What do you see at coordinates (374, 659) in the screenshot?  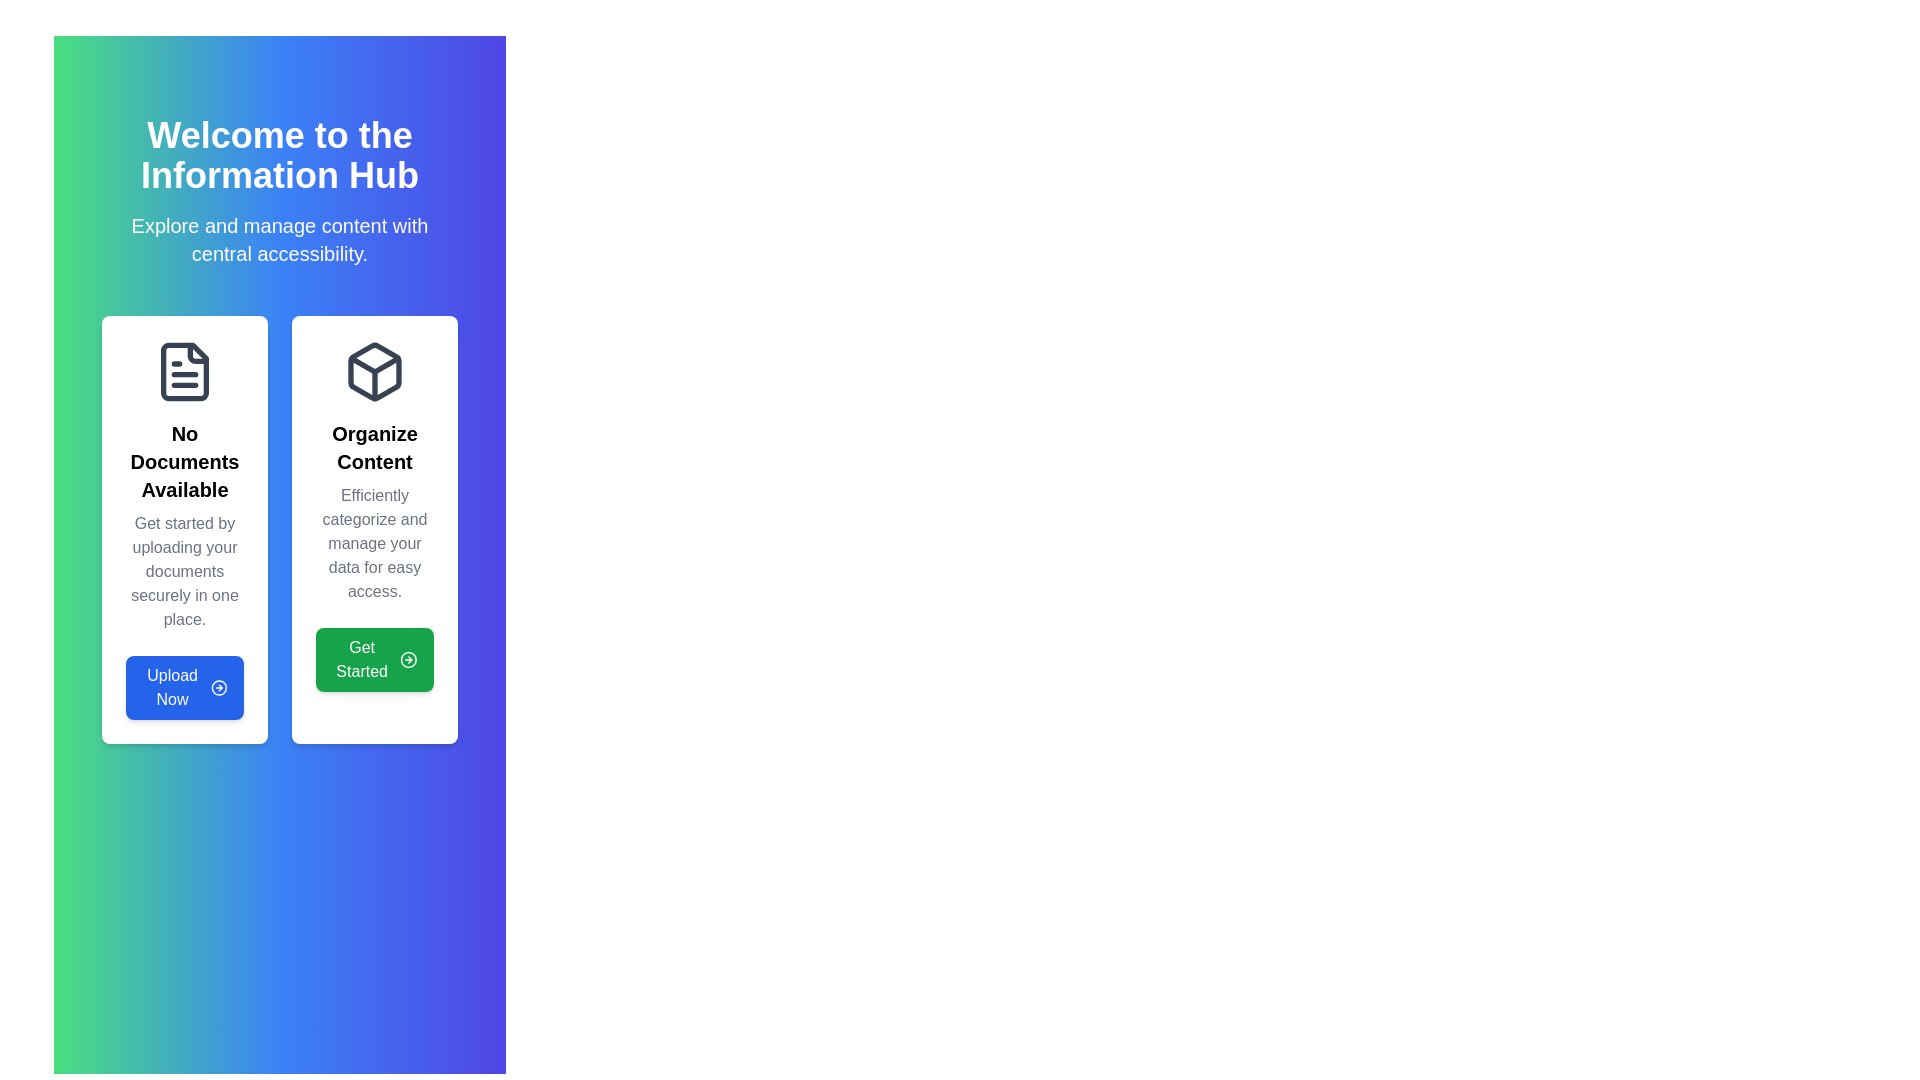 I see `the button located at the bottom of the panel on the right side, beneath the text 'Efficiently categorize and manage your data for easy access'` at bounding box center [374, 659].